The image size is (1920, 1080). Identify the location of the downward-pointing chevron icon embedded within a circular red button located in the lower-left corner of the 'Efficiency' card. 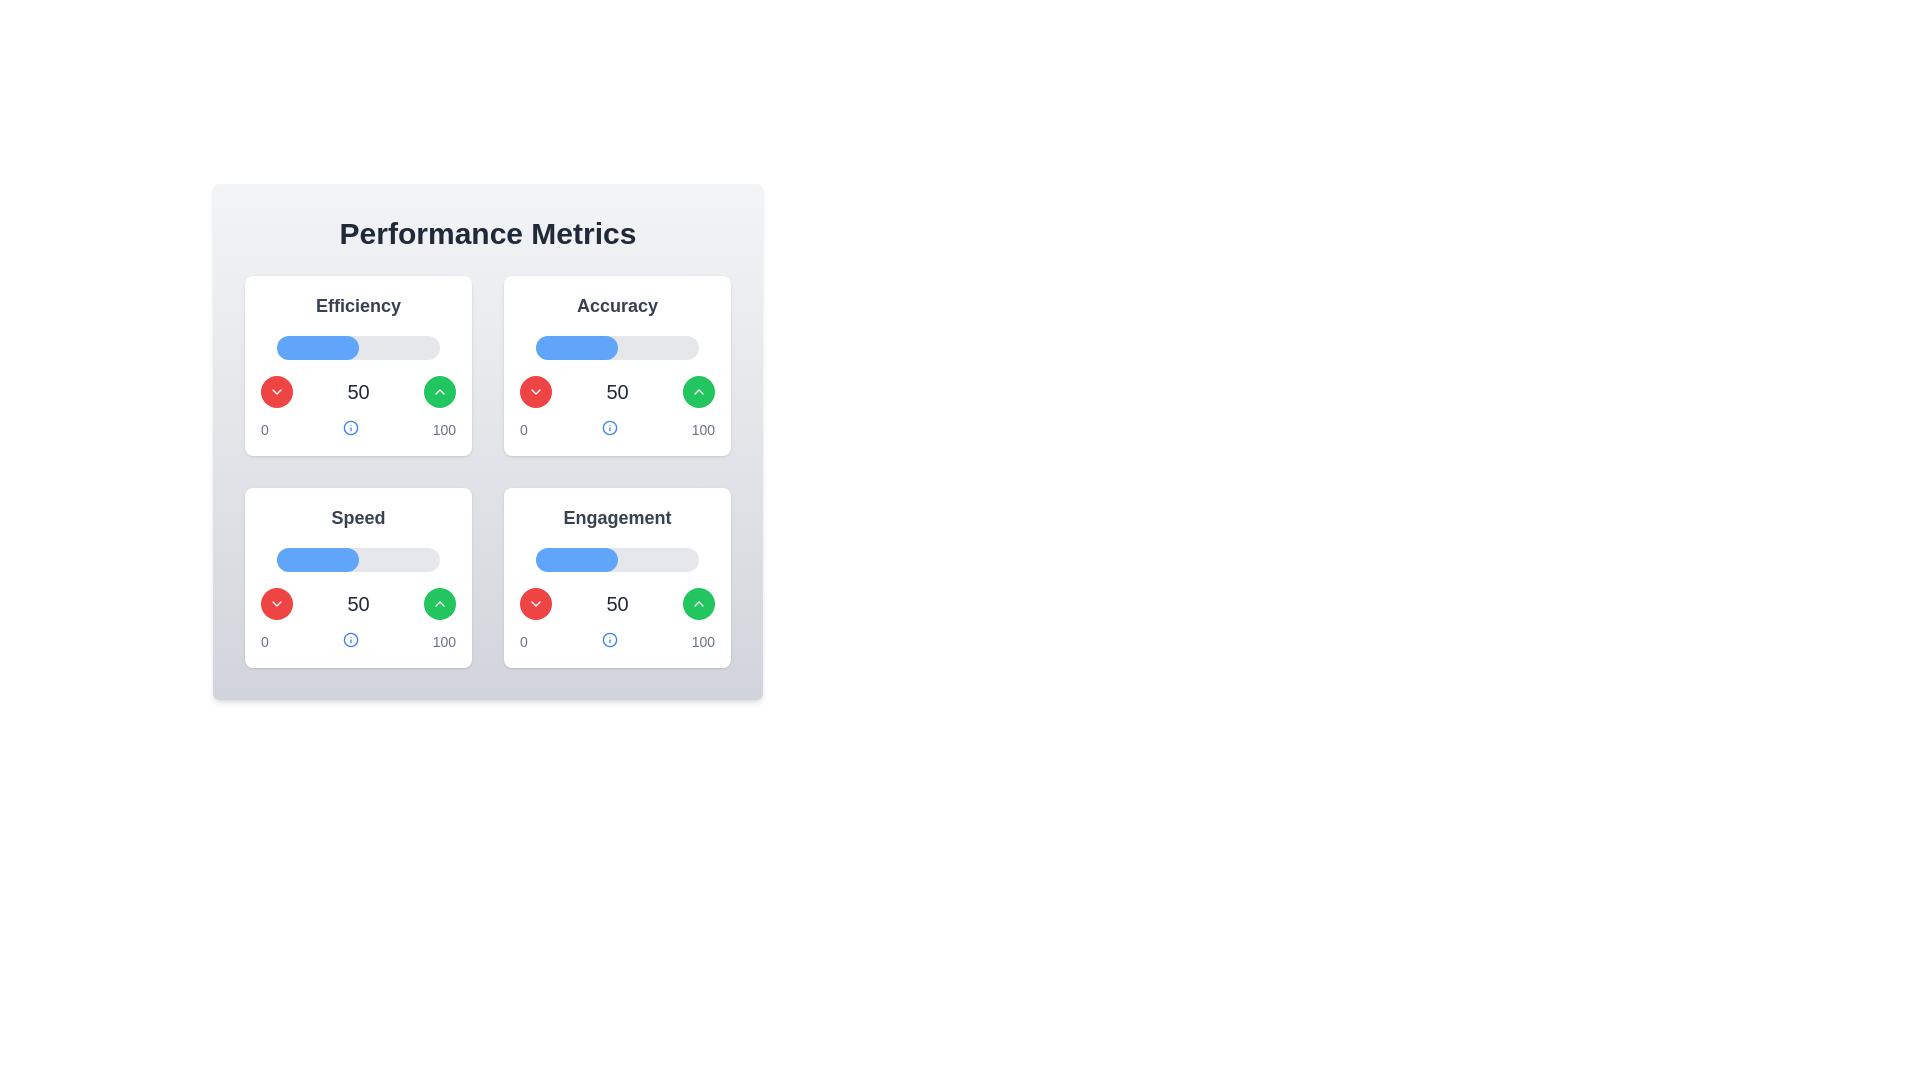
(276, 392).